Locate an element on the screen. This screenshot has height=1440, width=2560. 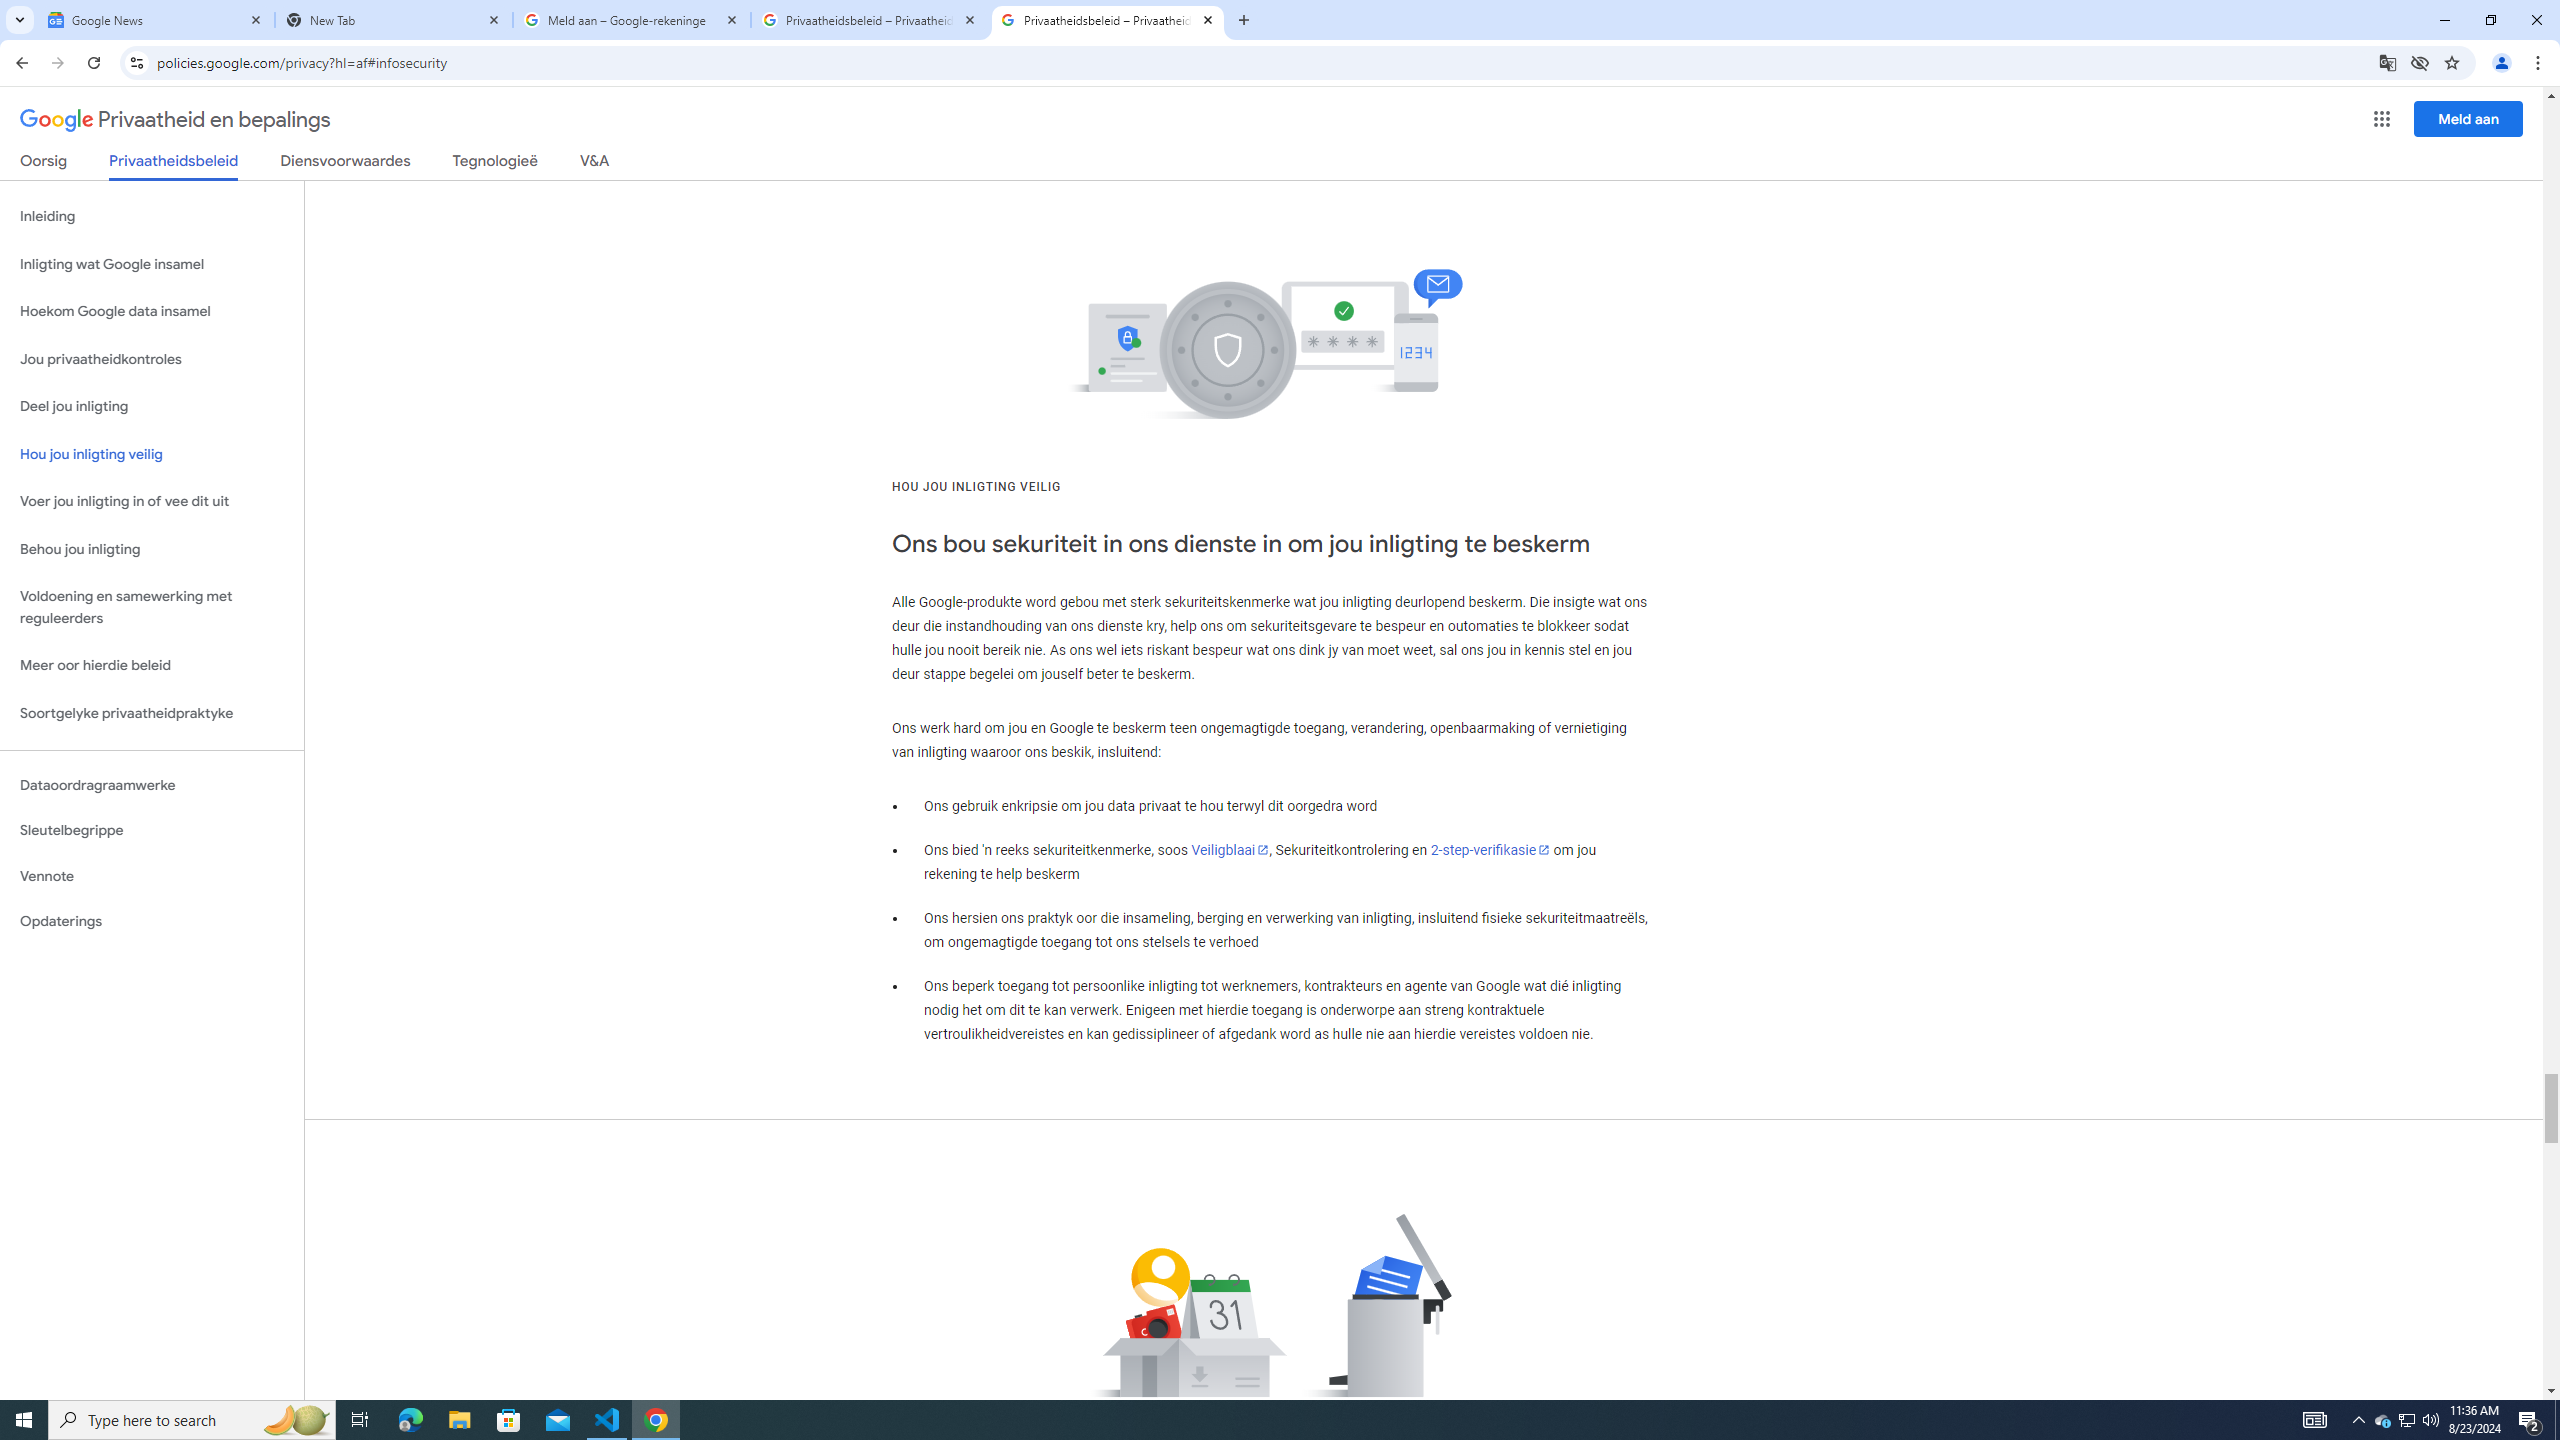
'Privaatheid en bepalings' is located at coordinates (175, 119).